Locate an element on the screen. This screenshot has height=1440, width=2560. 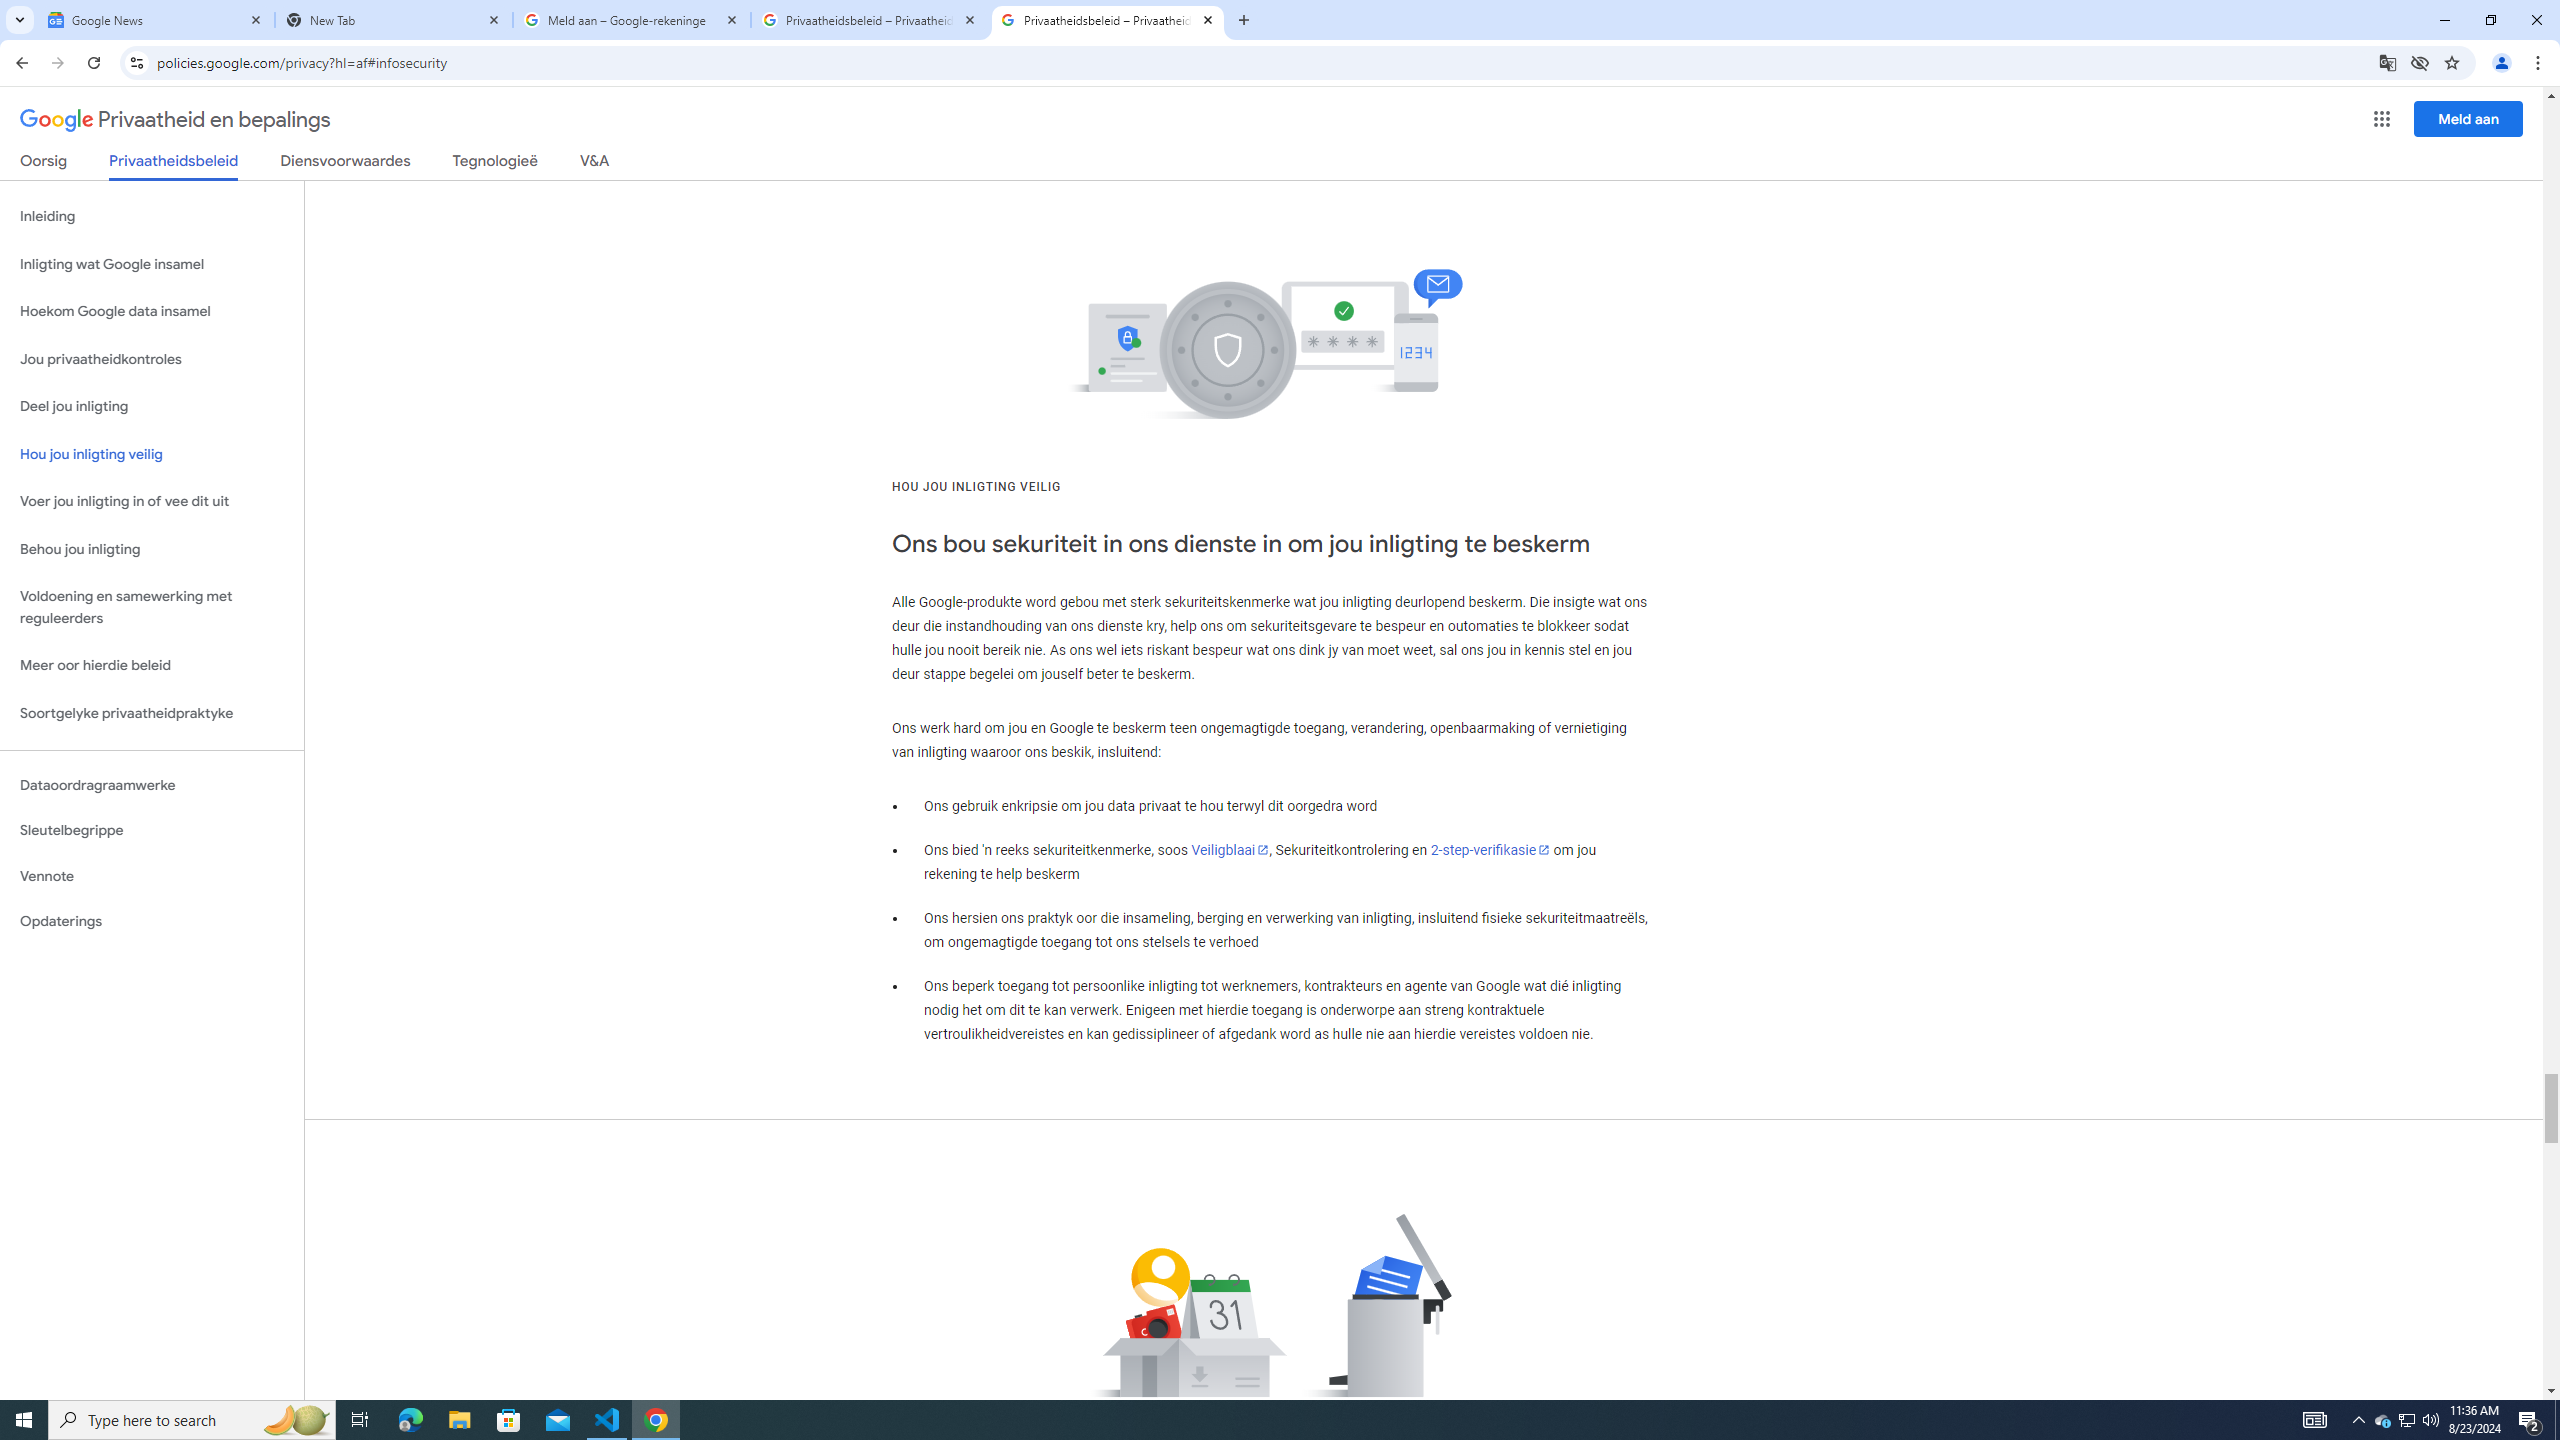
'Privaatheid en bepalings' is located at coordinates (175, 119).